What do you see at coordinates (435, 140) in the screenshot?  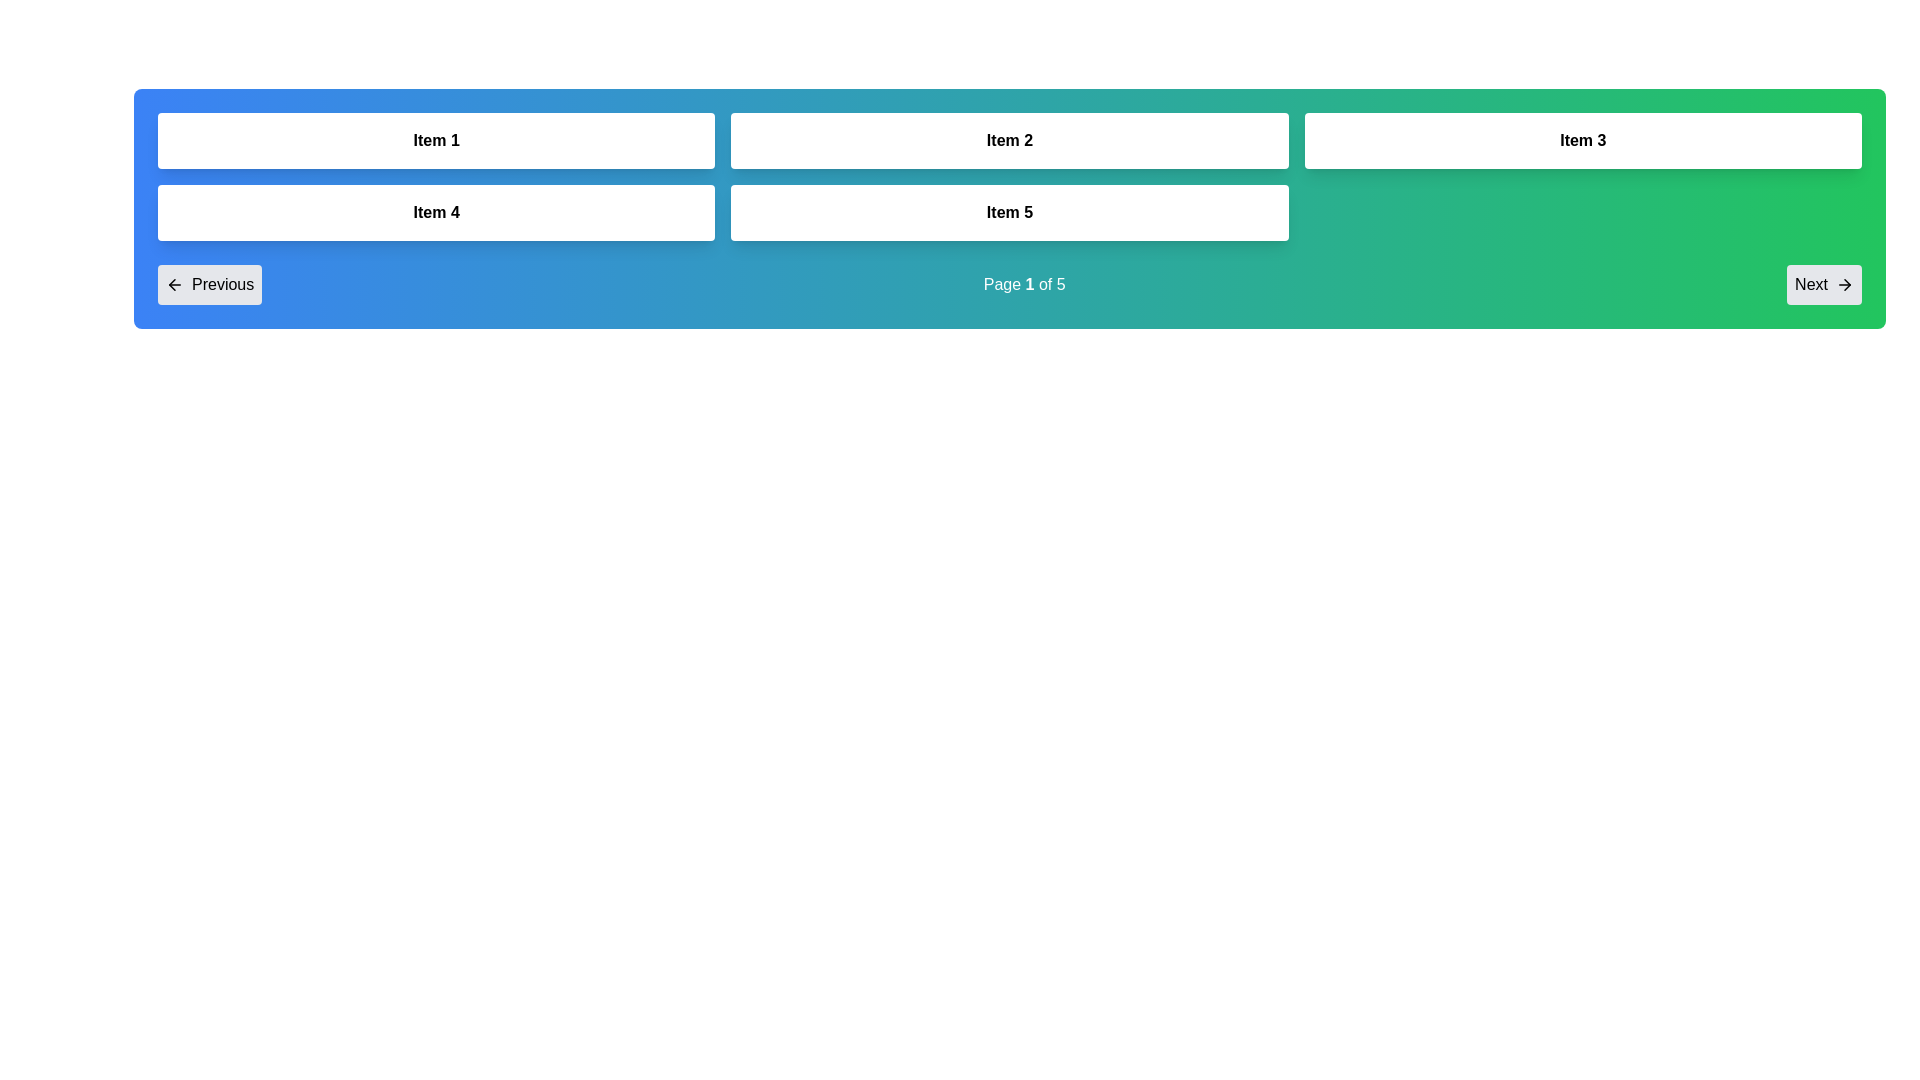 I see `the text element displaying 'Item 1', which is bold and located in the upper-left card of the grid layout` at bounding box center [435, 140].